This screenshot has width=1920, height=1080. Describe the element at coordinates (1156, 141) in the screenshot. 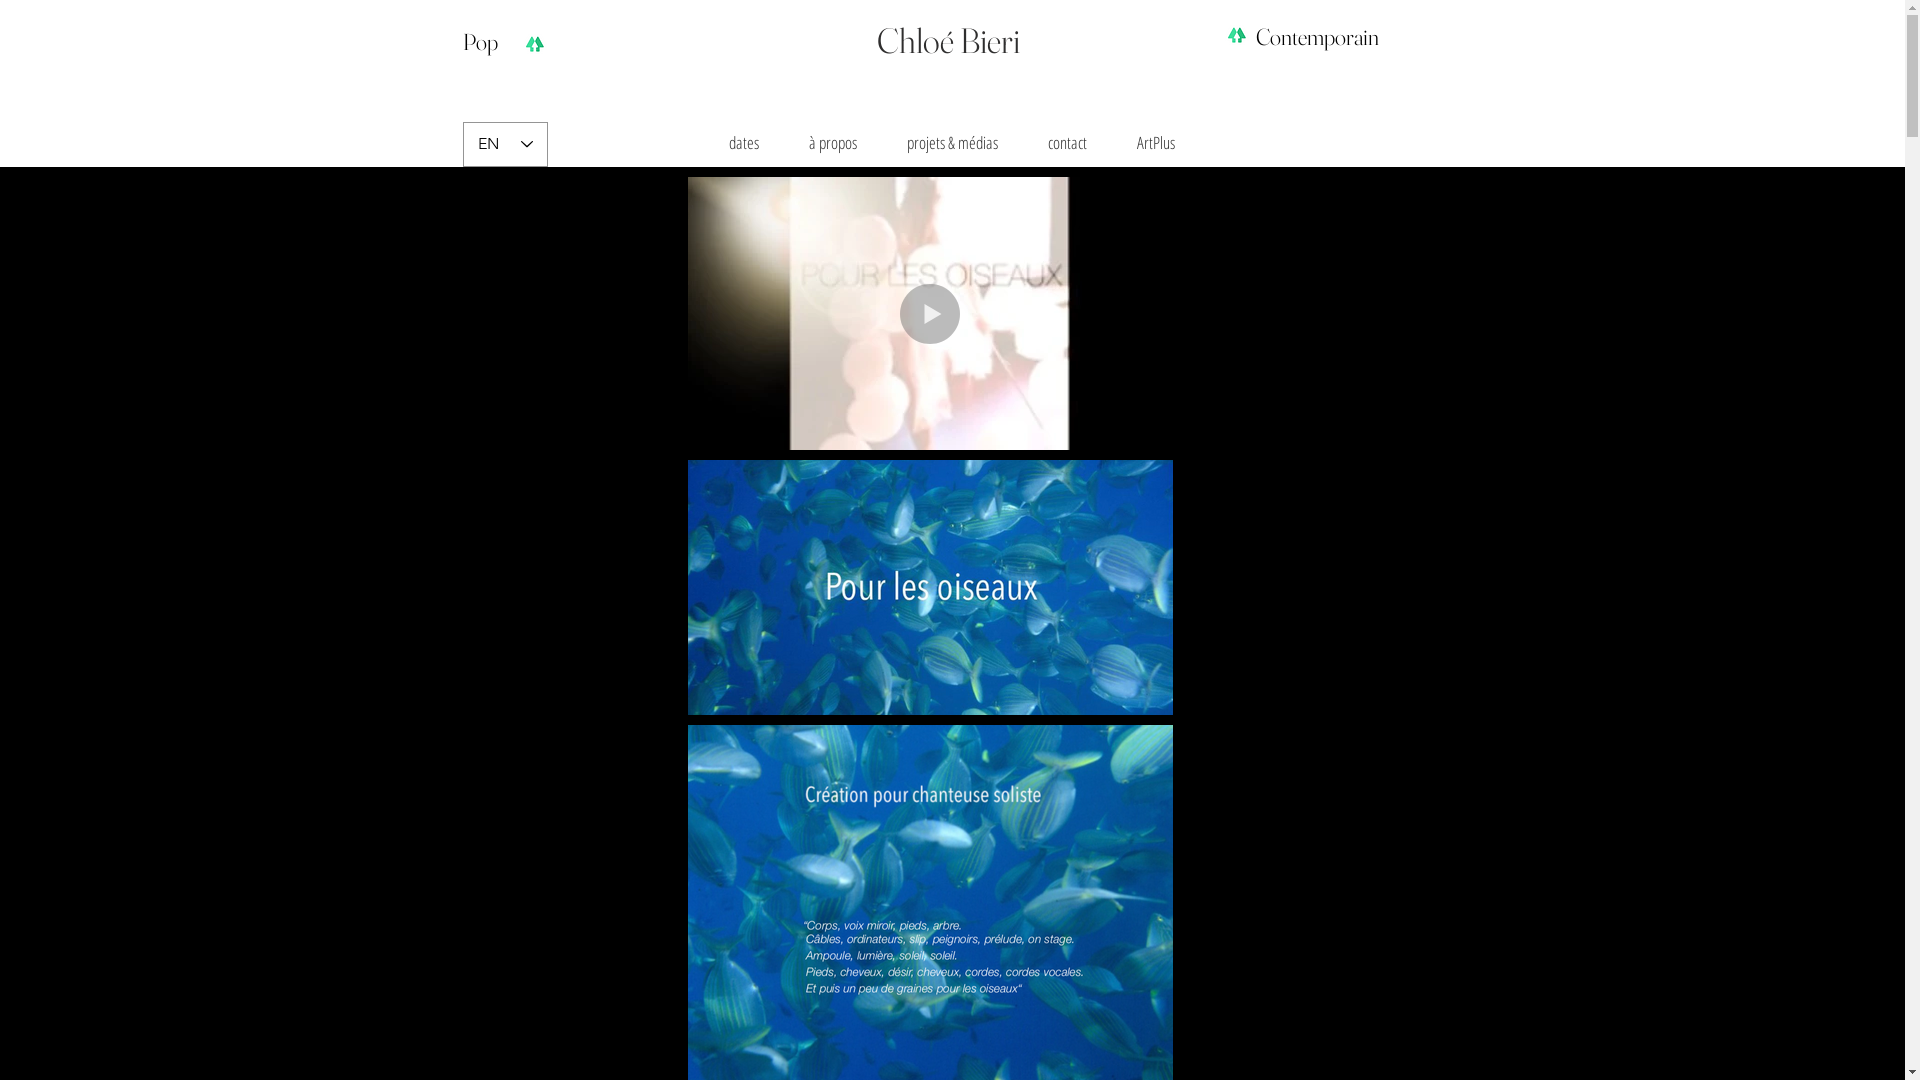

I see `'ArtPlus'` at that location.